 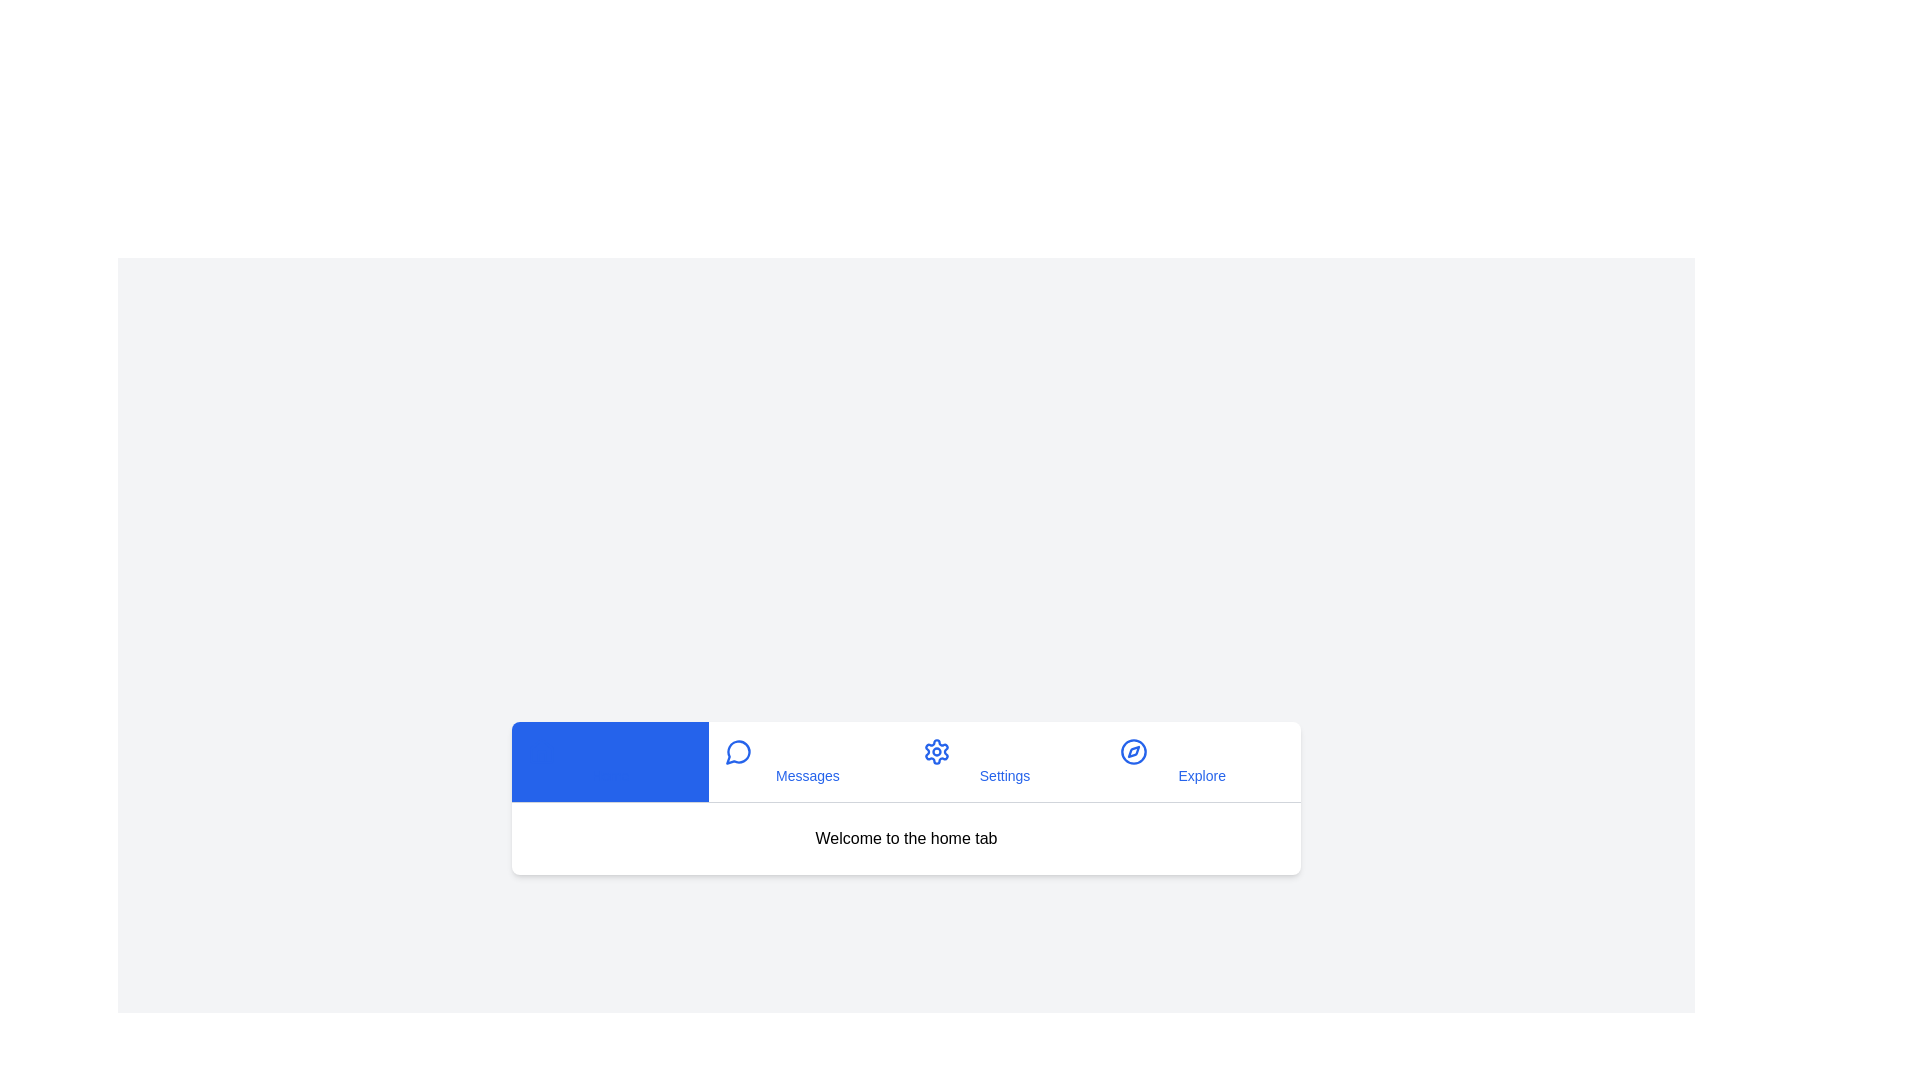 What do you see at coordinates (1005, 761) in the screenshot?
I see `the tab button labeled 'Settings' to see its hover effect` at bounding box center [1005, 761].